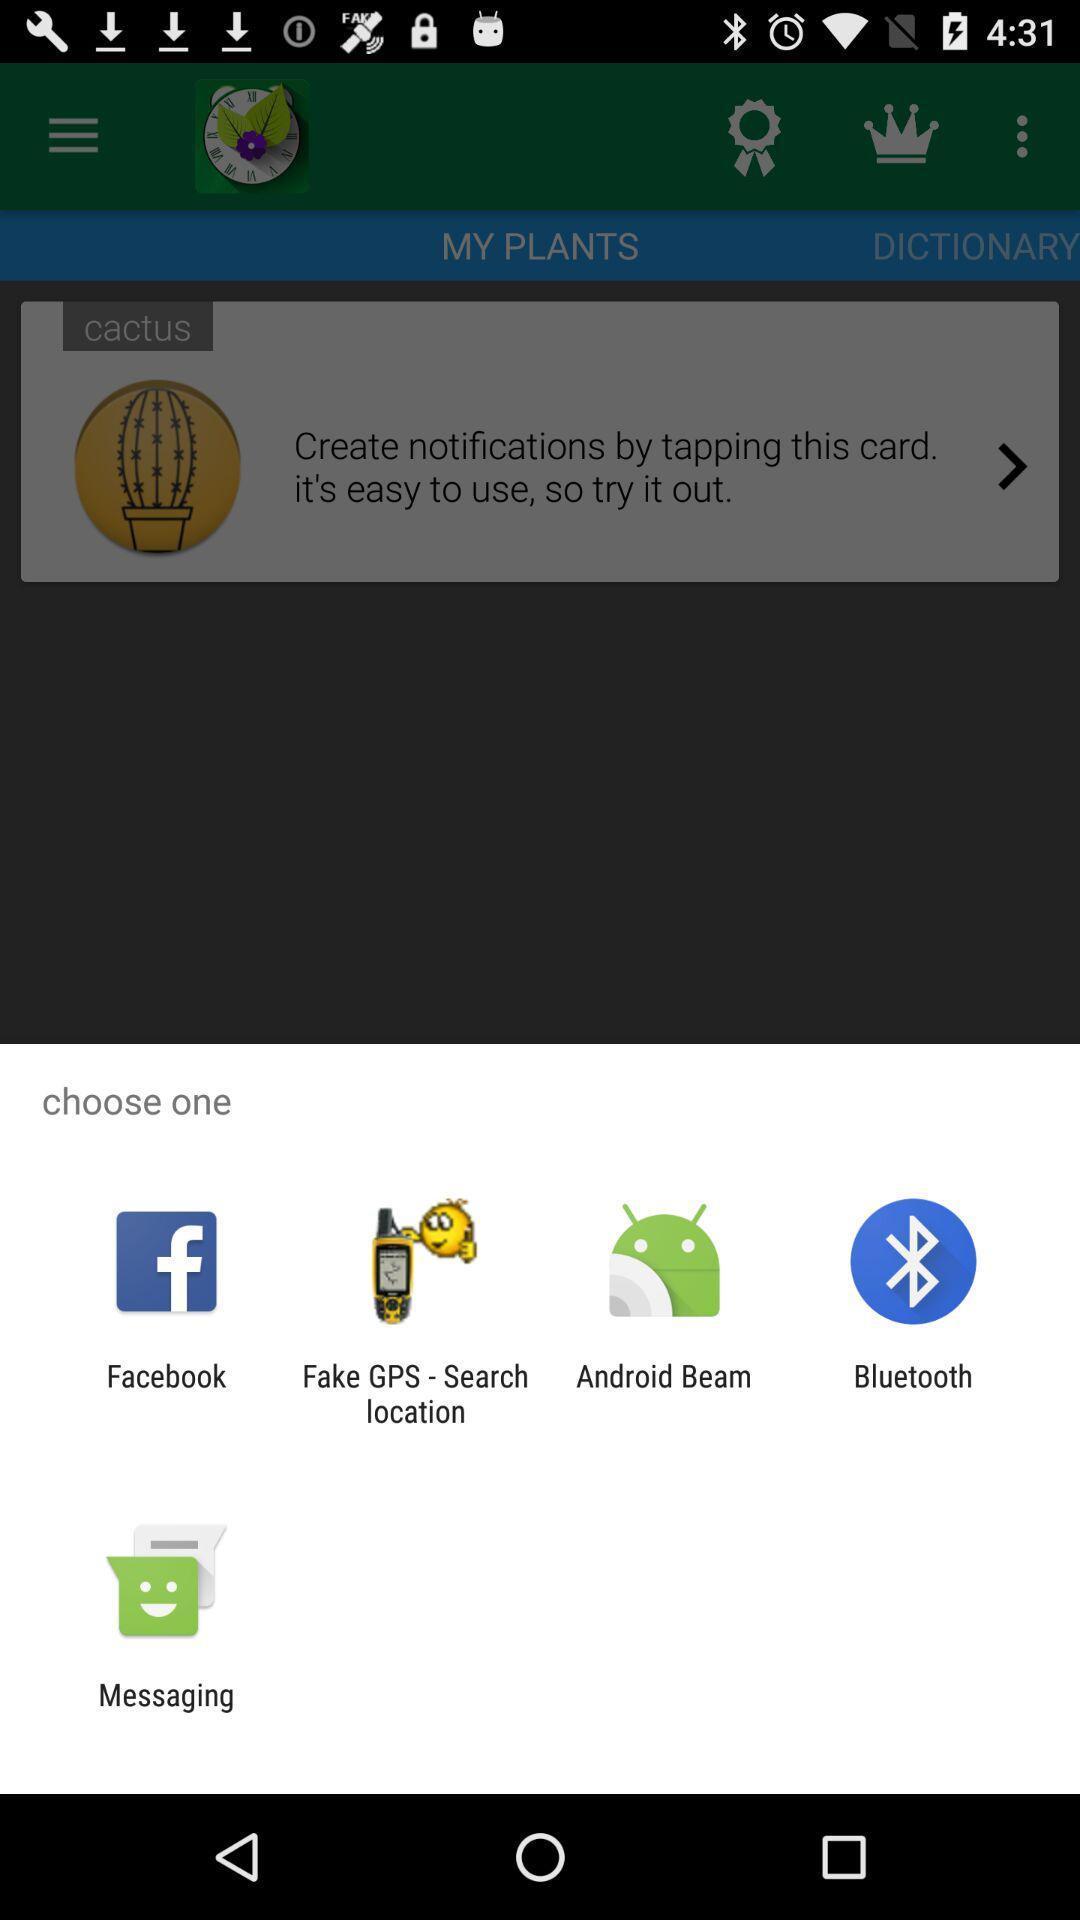 The image size is (1080, 1920). I want to click on icon to the right of the fake gps search icon, so click(664, 1392).